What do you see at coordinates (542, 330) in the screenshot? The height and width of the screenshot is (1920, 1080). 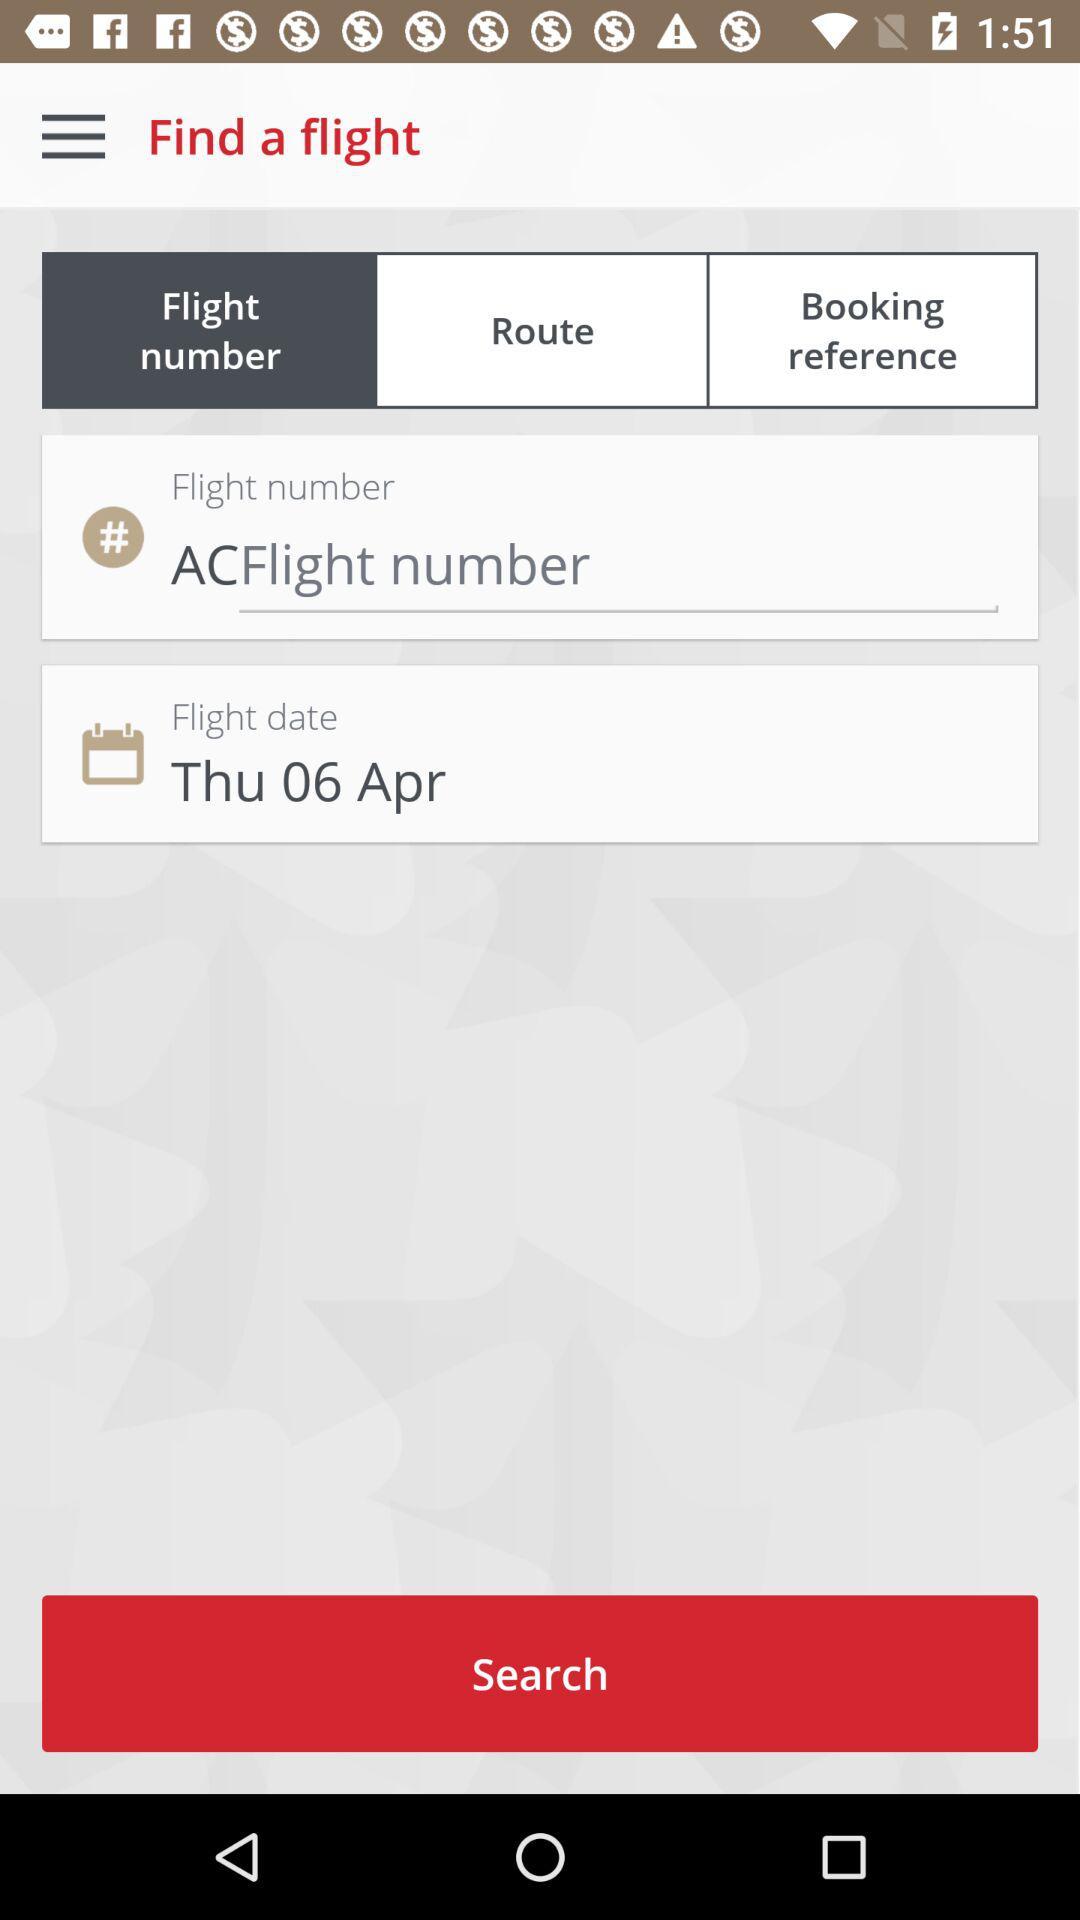 I see `route` at bounding box center [542, 330].